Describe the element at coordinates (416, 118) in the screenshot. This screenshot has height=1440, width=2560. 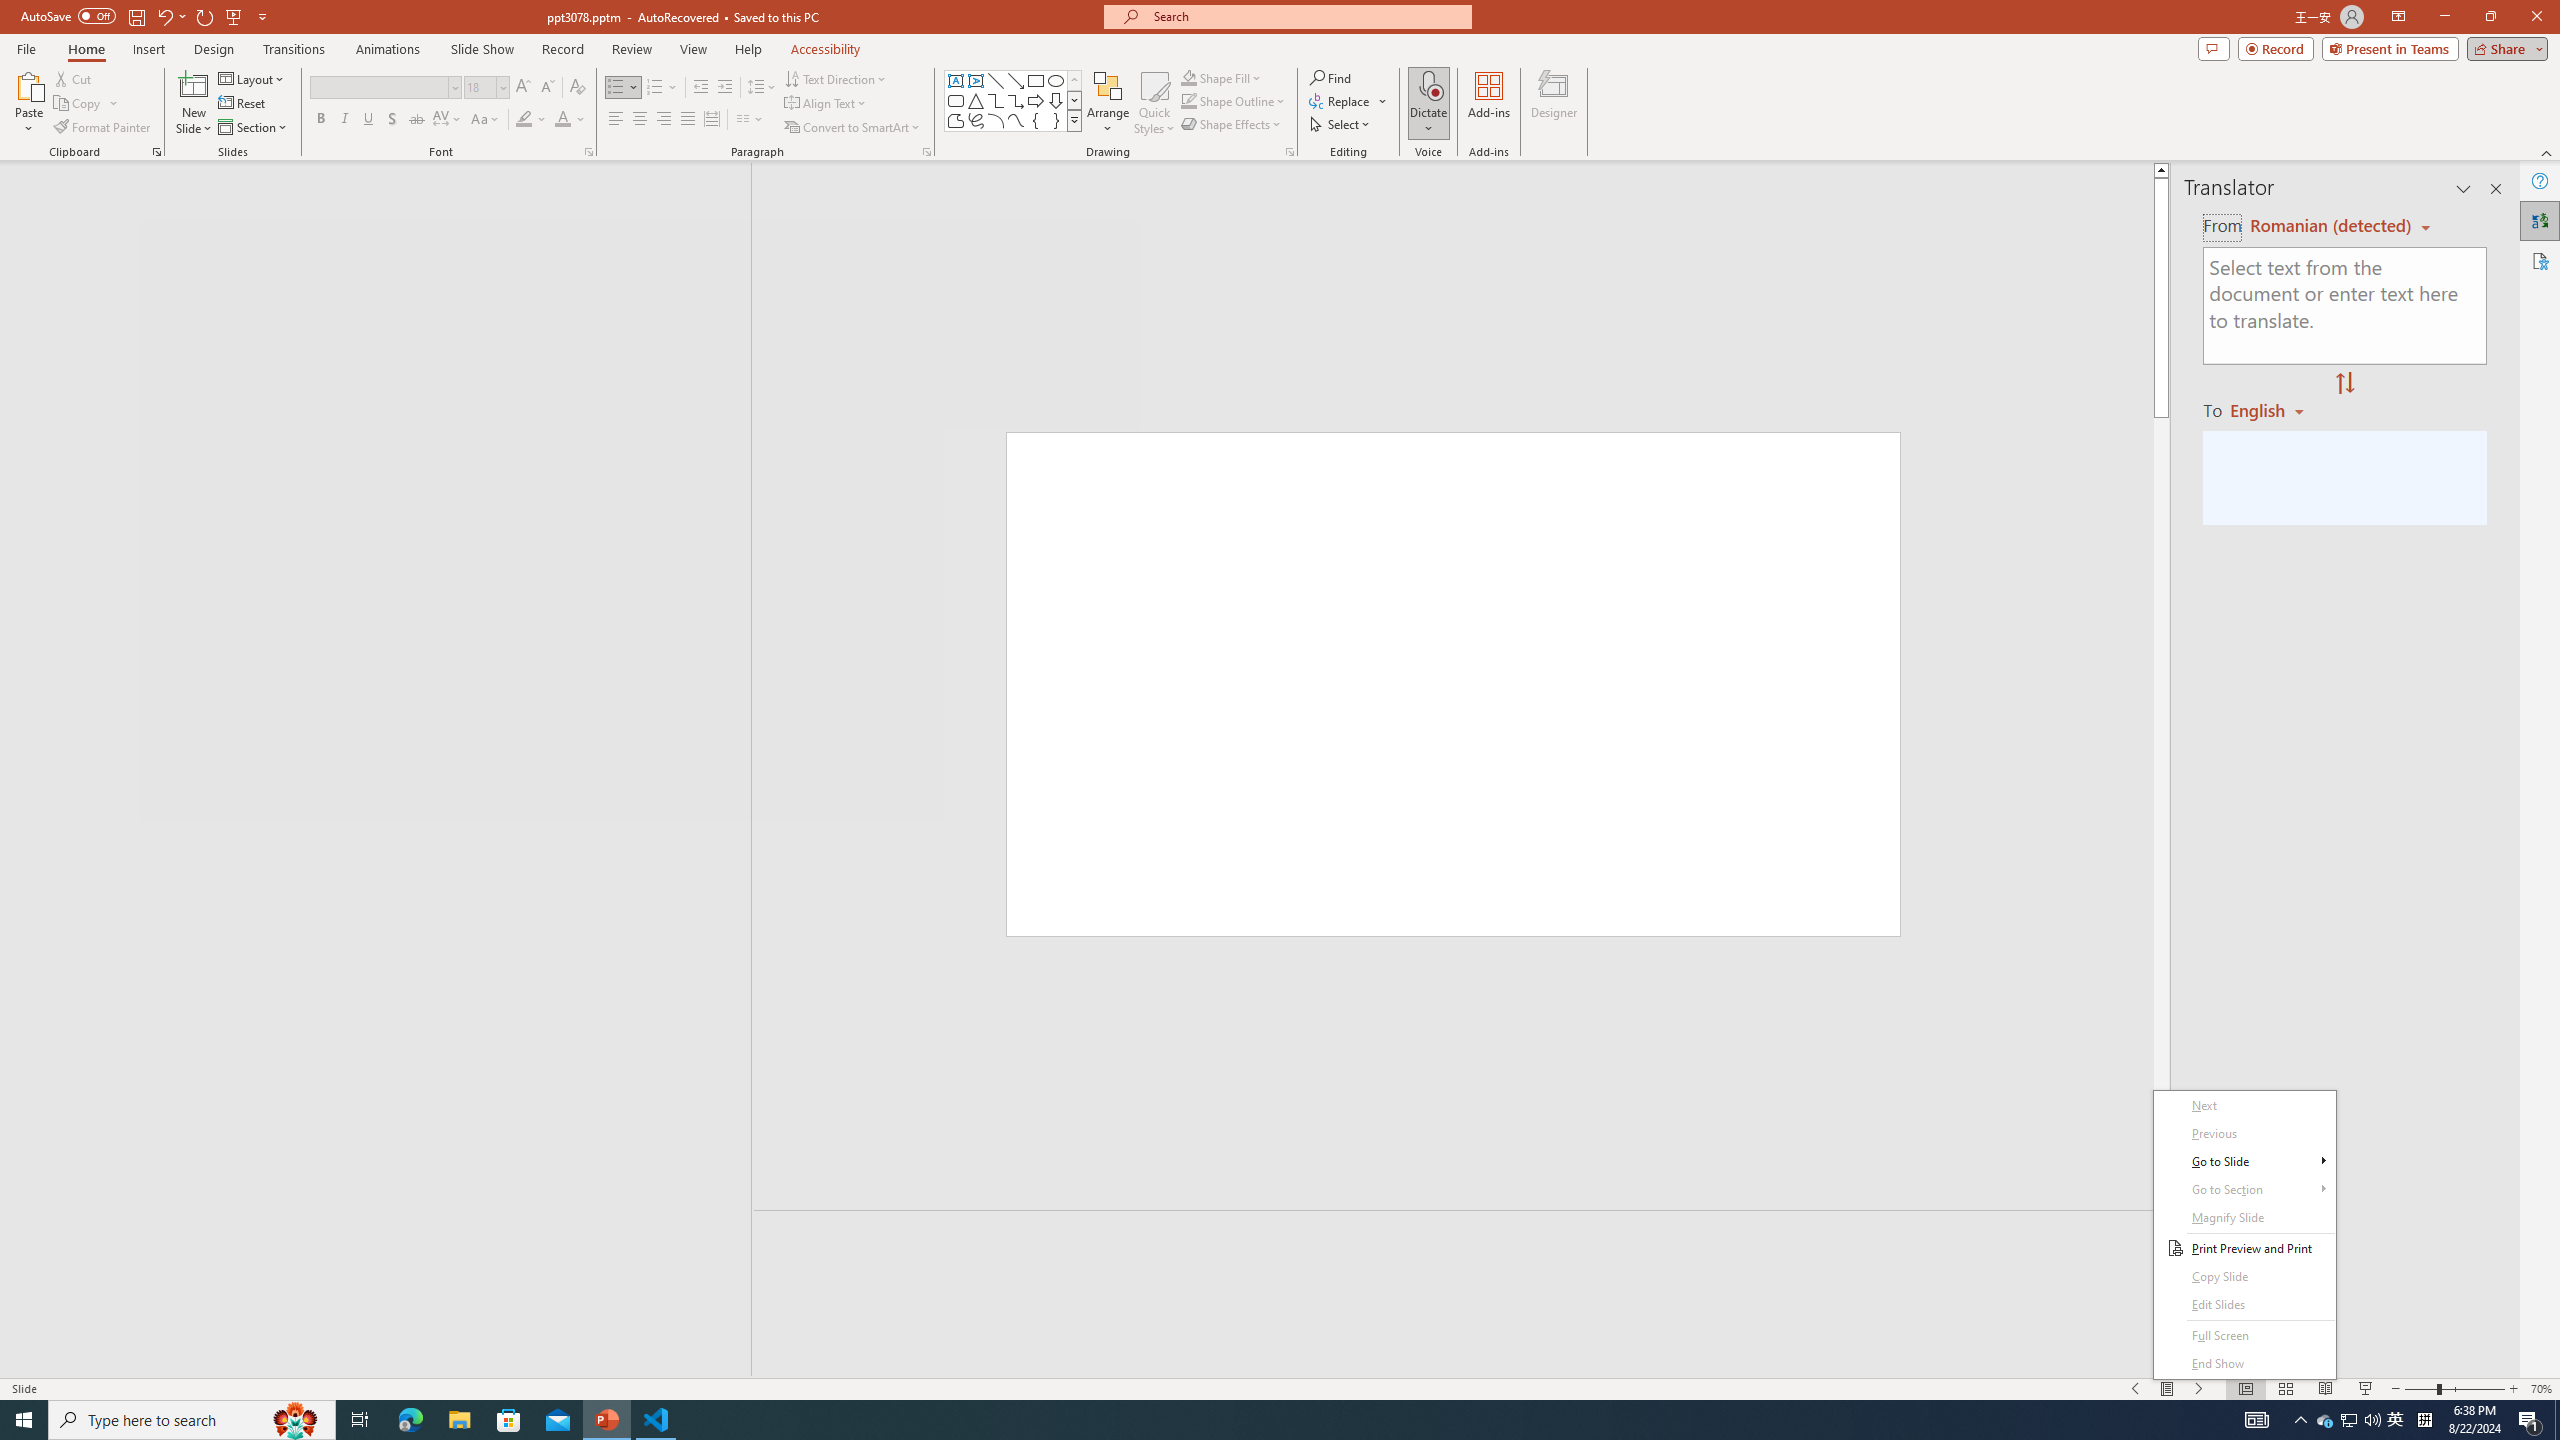
I see `'Strikethrough'` at that location.